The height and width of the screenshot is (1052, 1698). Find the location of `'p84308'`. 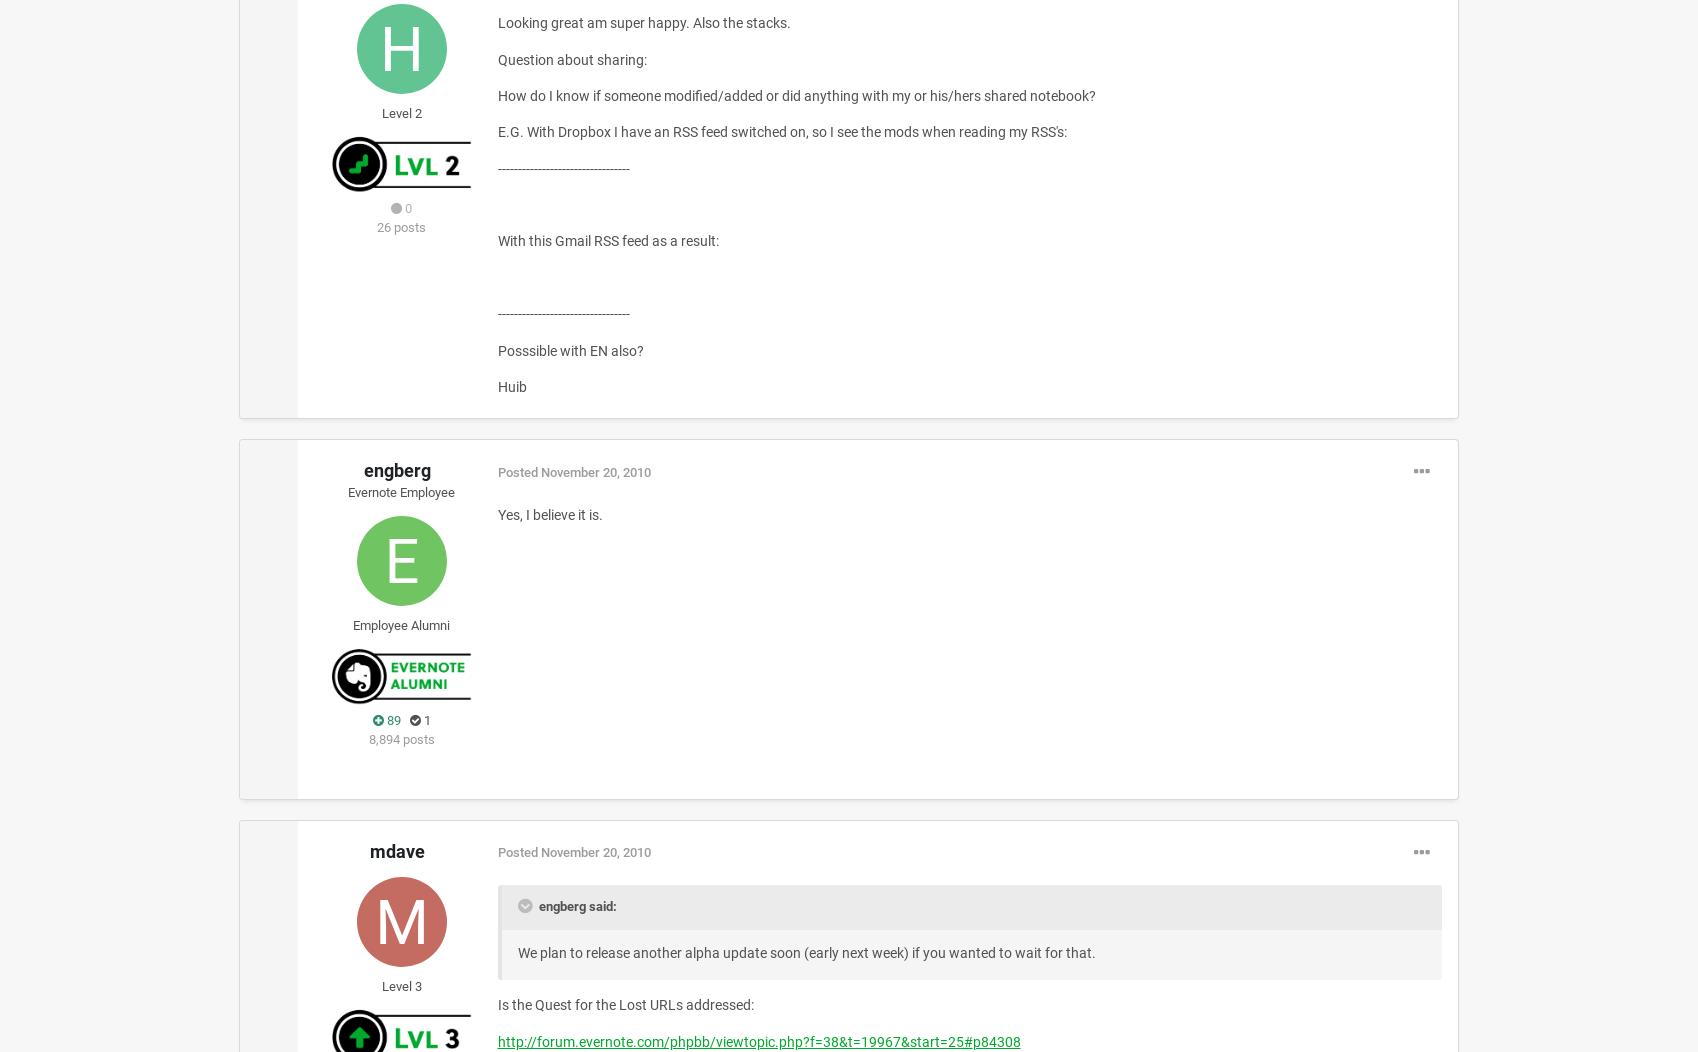

'p84308' is located at coordinates (970, 1039).